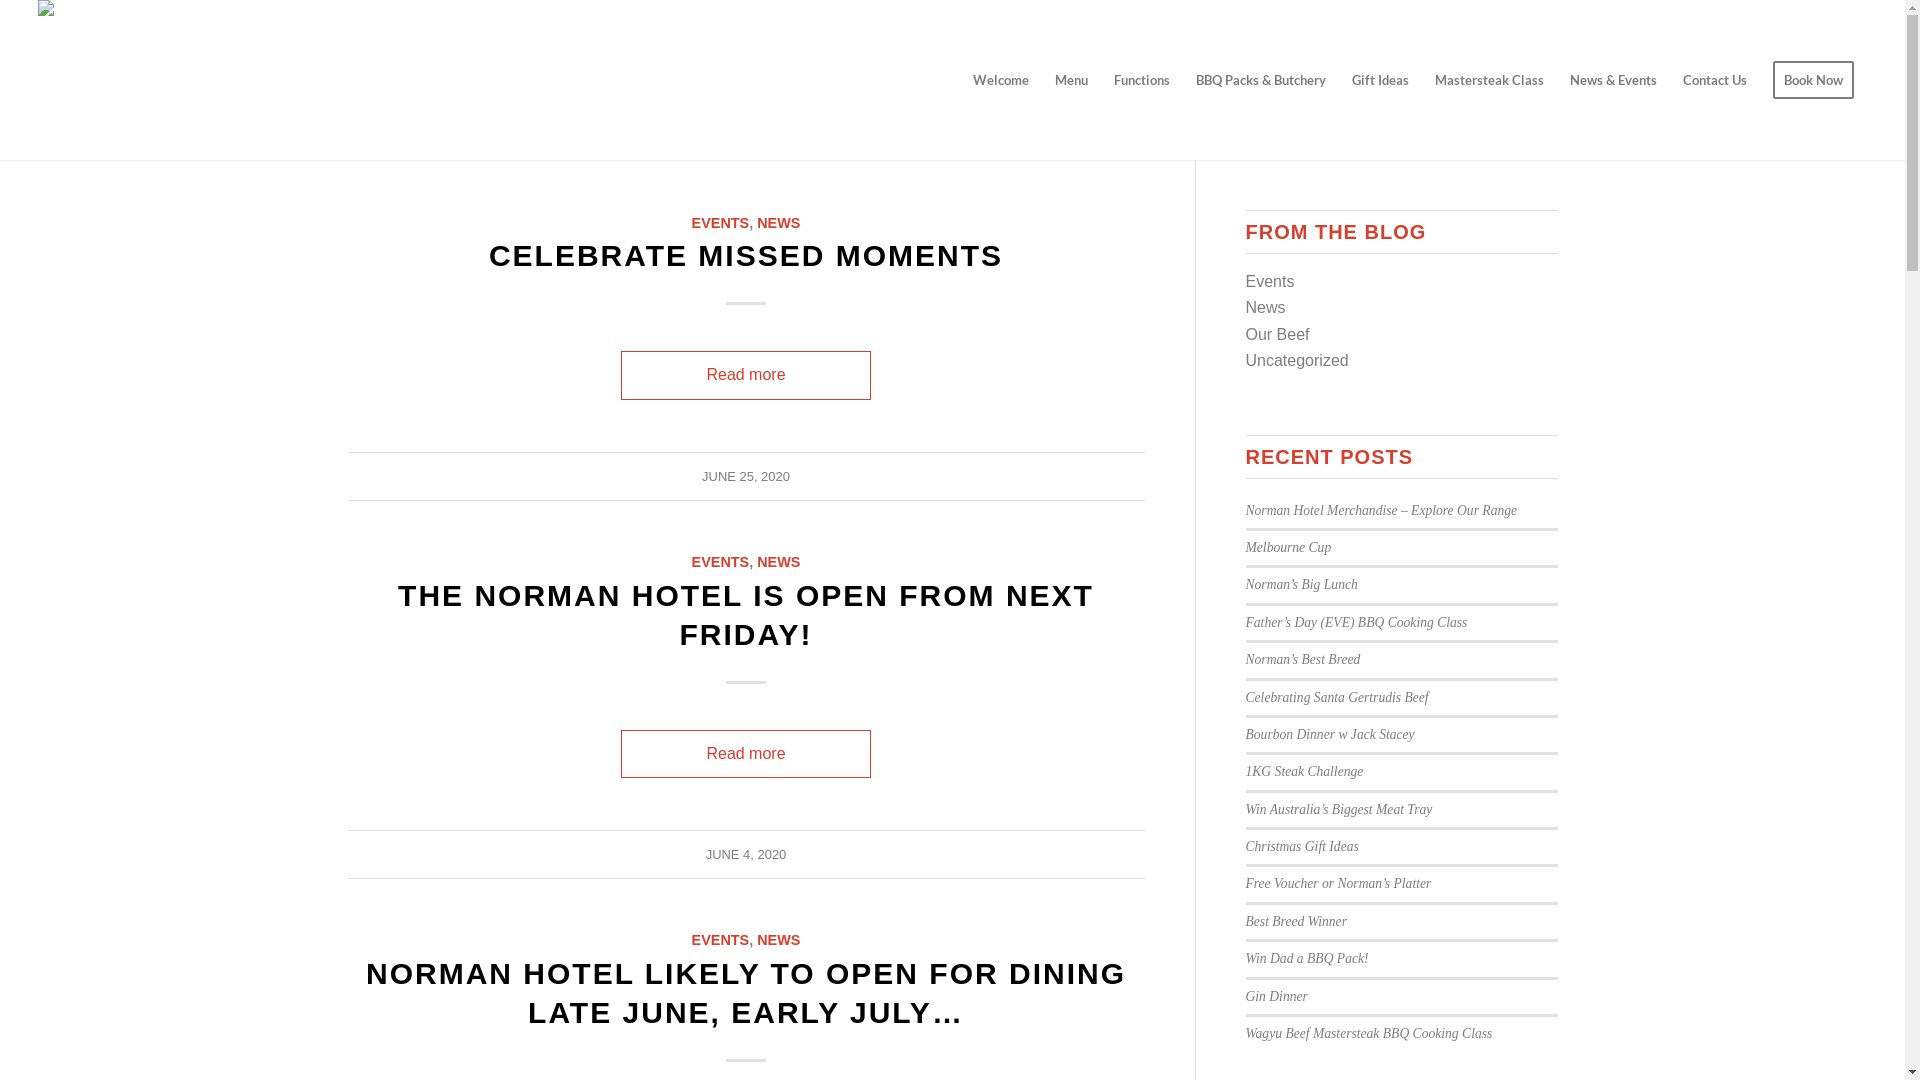 The image size is (1920, 1080). I want to click on 'Gift Ideas', so click(1379, 79).